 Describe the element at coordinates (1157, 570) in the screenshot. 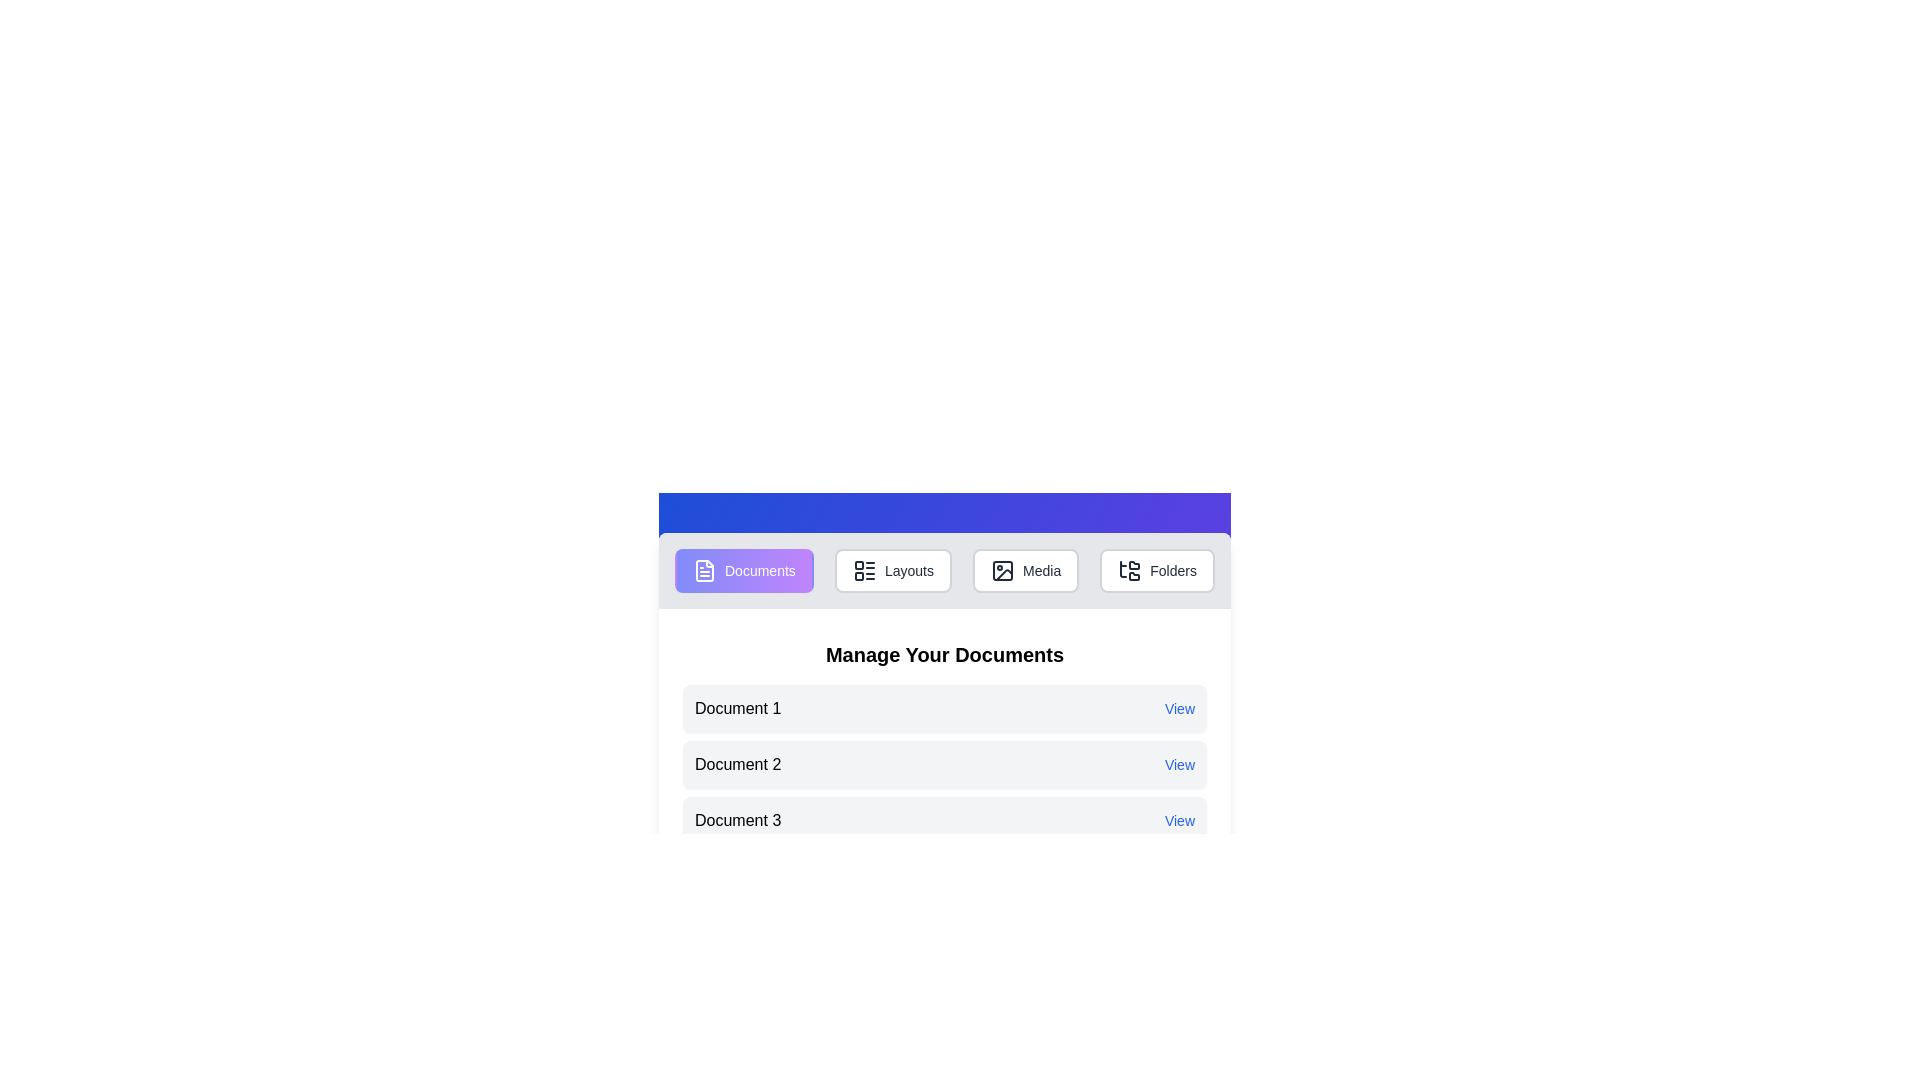

I see `the navigational button with text and an icon that is the fourth button in a horizontal list of tabs, located to the right of the 'Media' tab` at that location.